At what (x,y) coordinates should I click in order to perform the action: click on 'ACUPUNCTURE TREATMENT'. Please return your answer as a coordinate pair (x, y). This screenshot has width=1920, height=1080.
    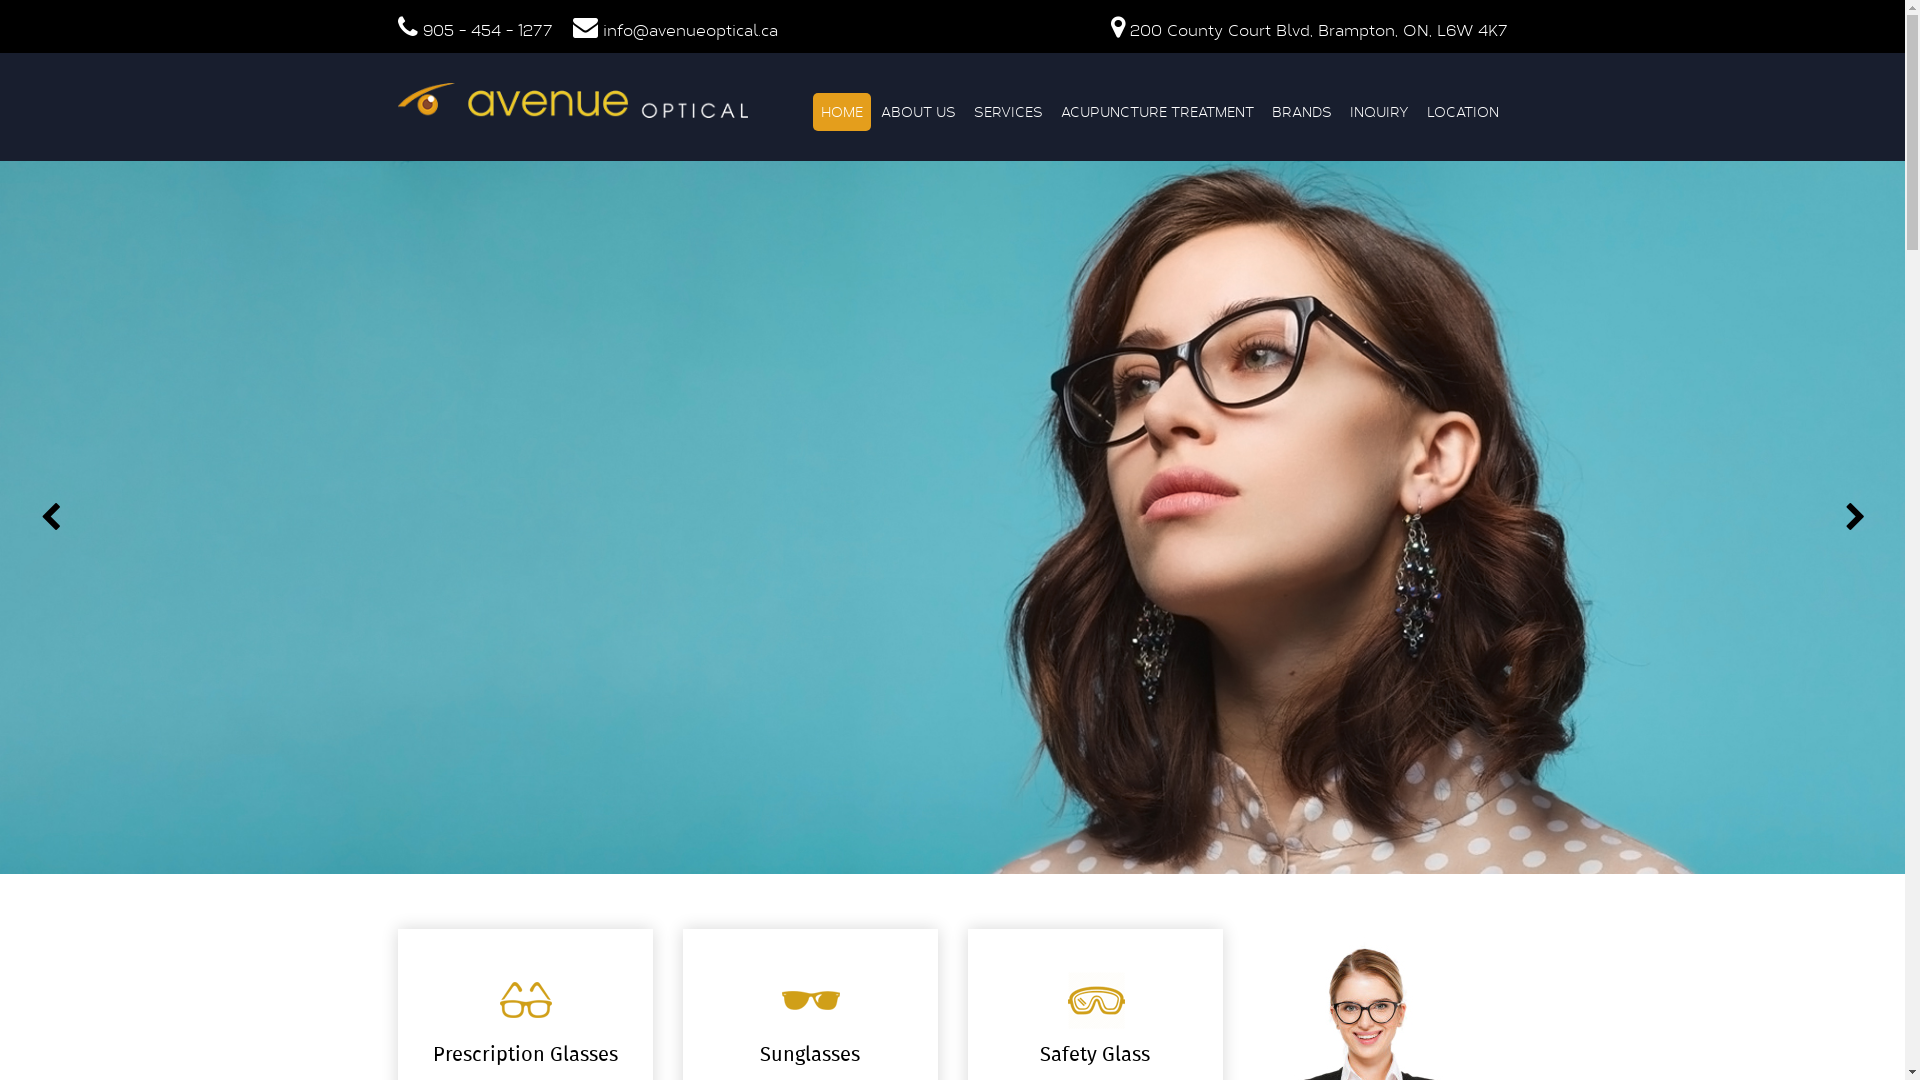
    Looking at the image, I should click on (1156, 111).